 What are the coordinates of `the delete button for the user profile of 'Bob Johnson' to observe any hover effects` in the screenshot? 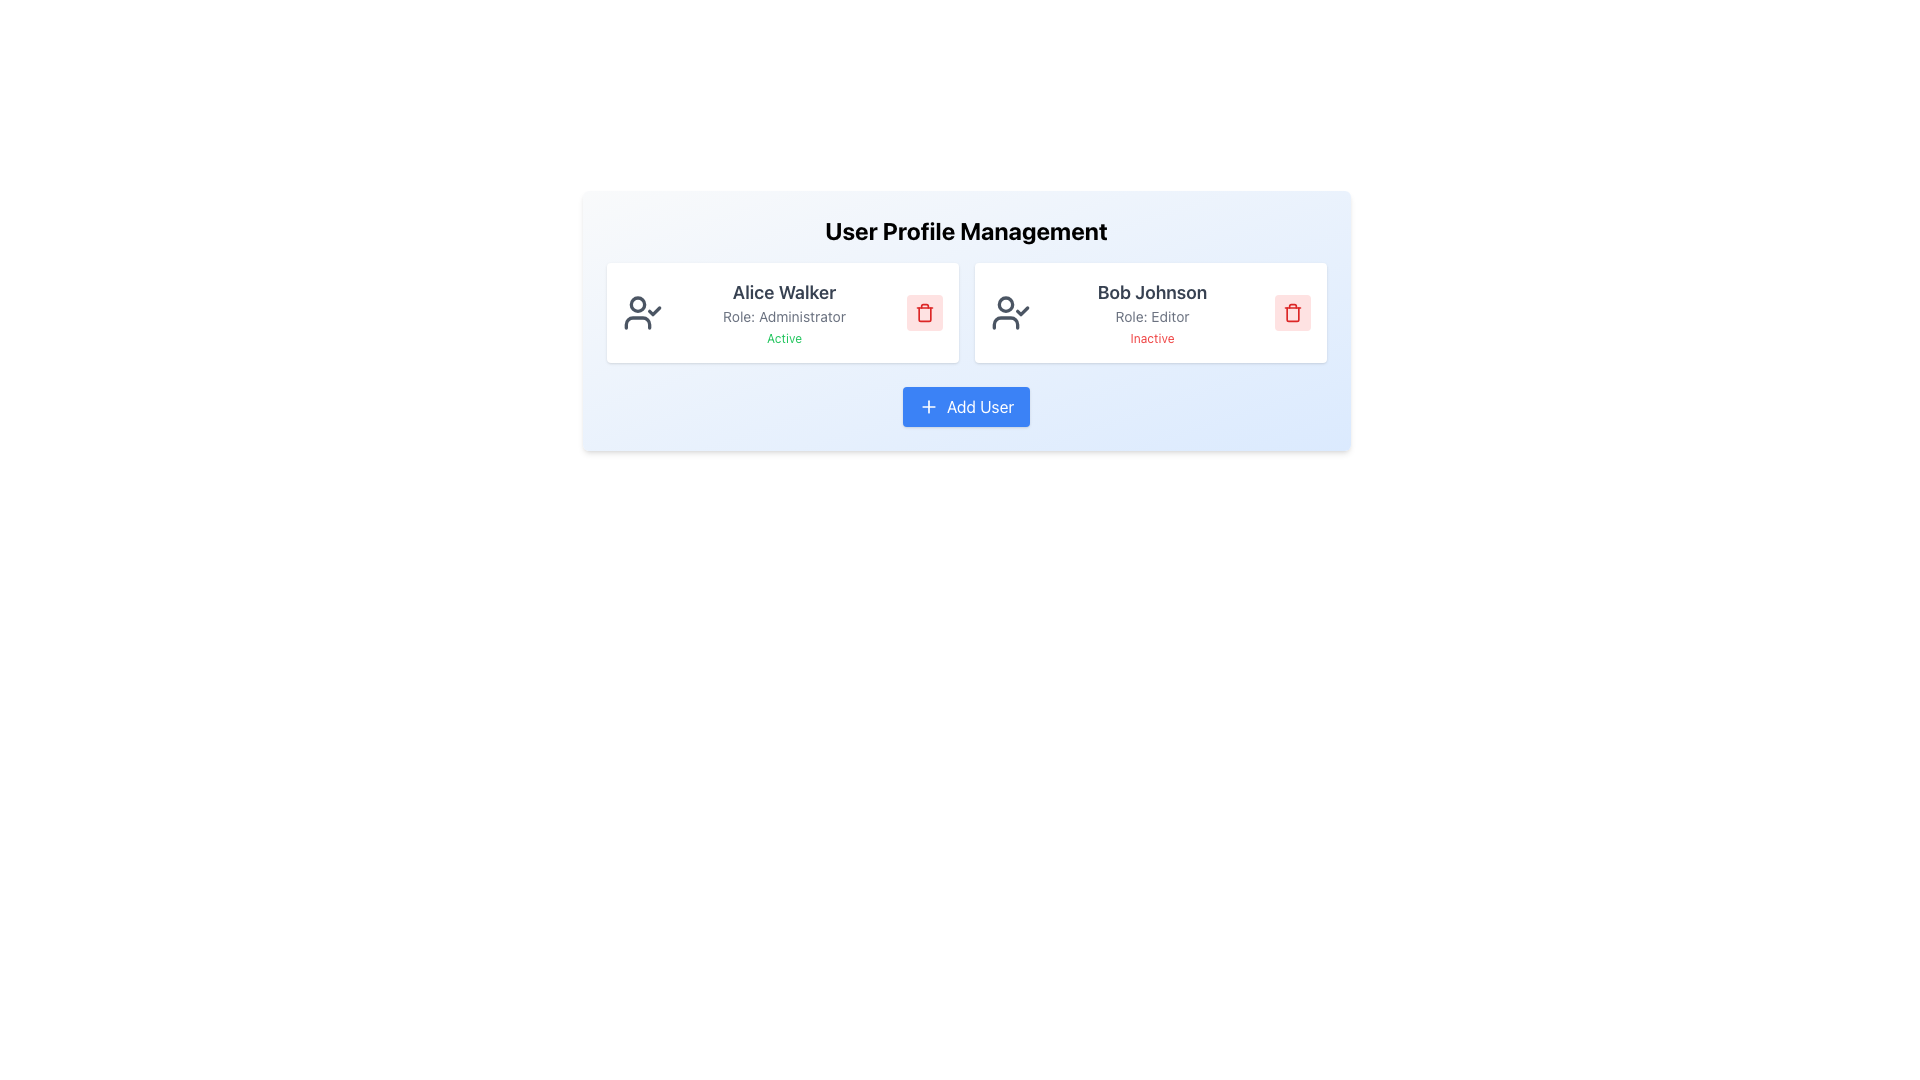 It's located at (1292, 312).